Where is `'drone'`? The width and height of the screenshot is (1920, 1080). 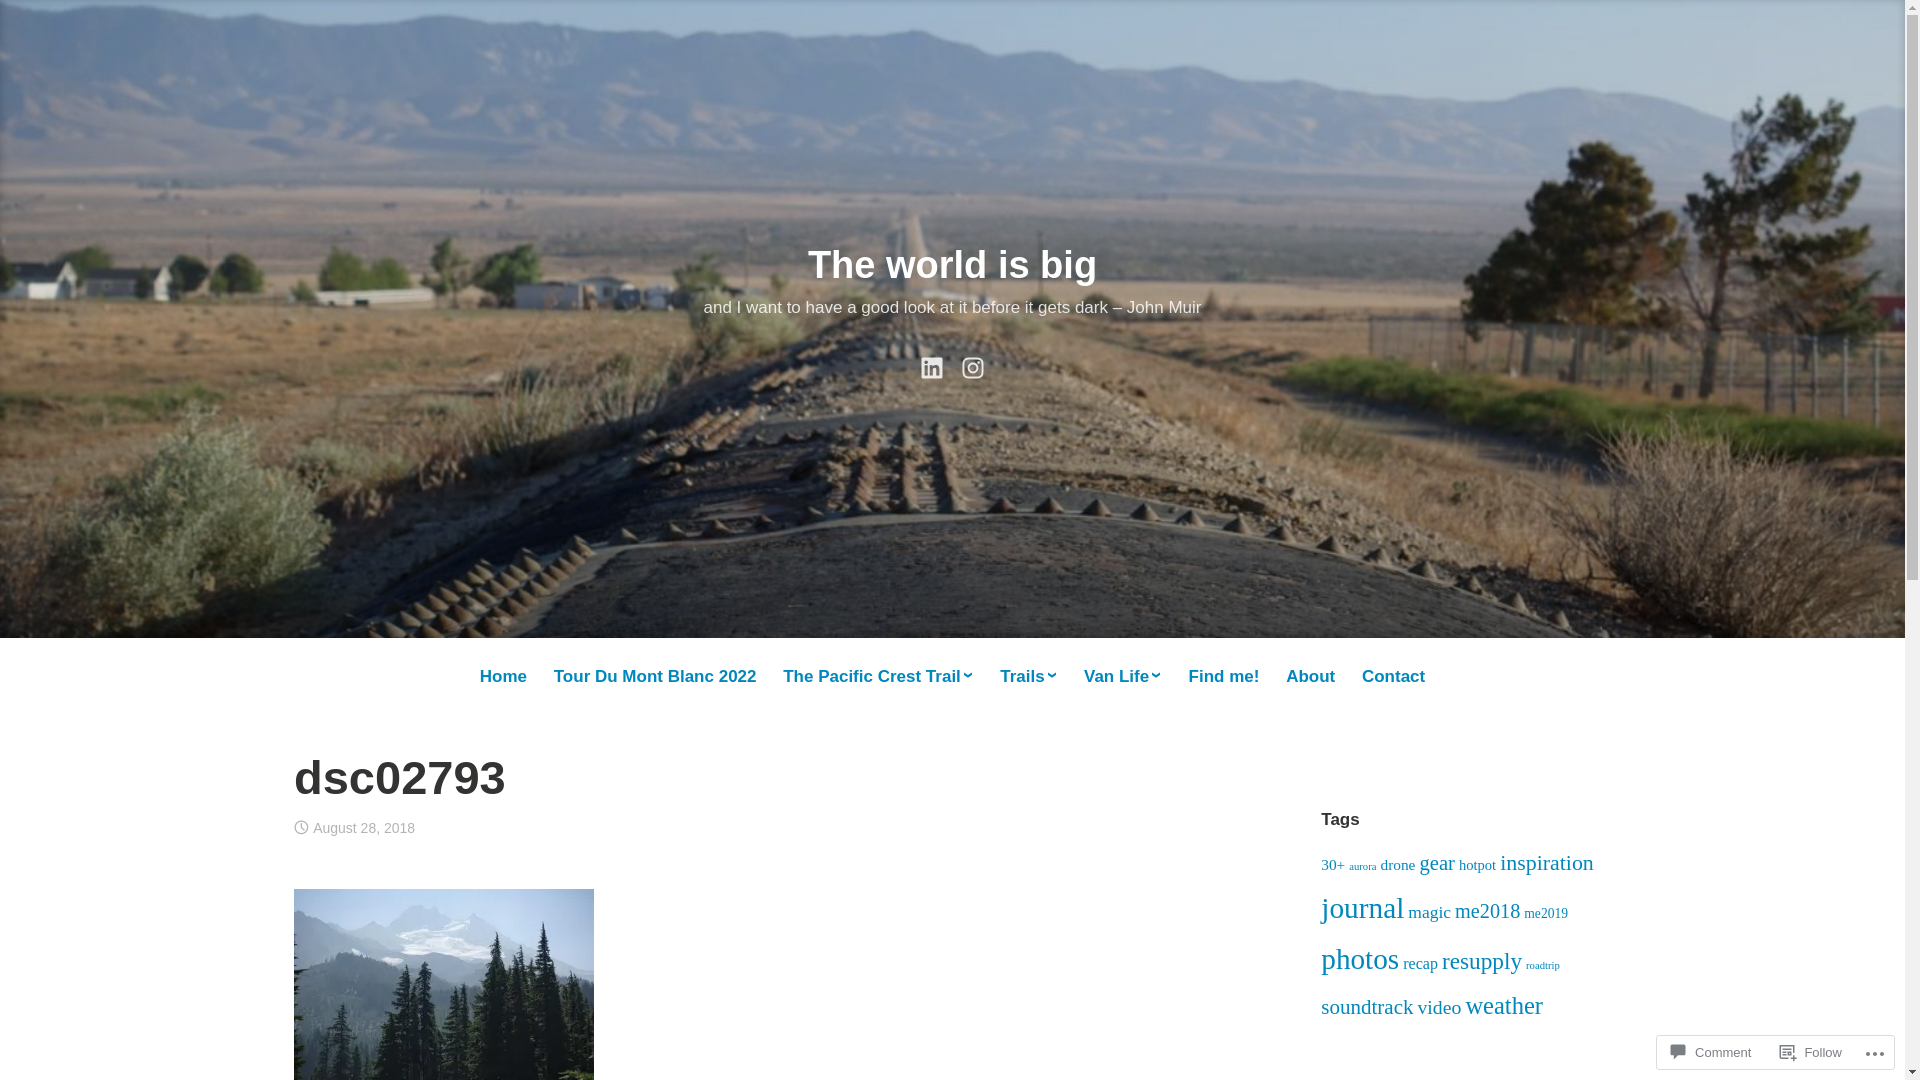
'drone' is located at coordinates (1396, 863).